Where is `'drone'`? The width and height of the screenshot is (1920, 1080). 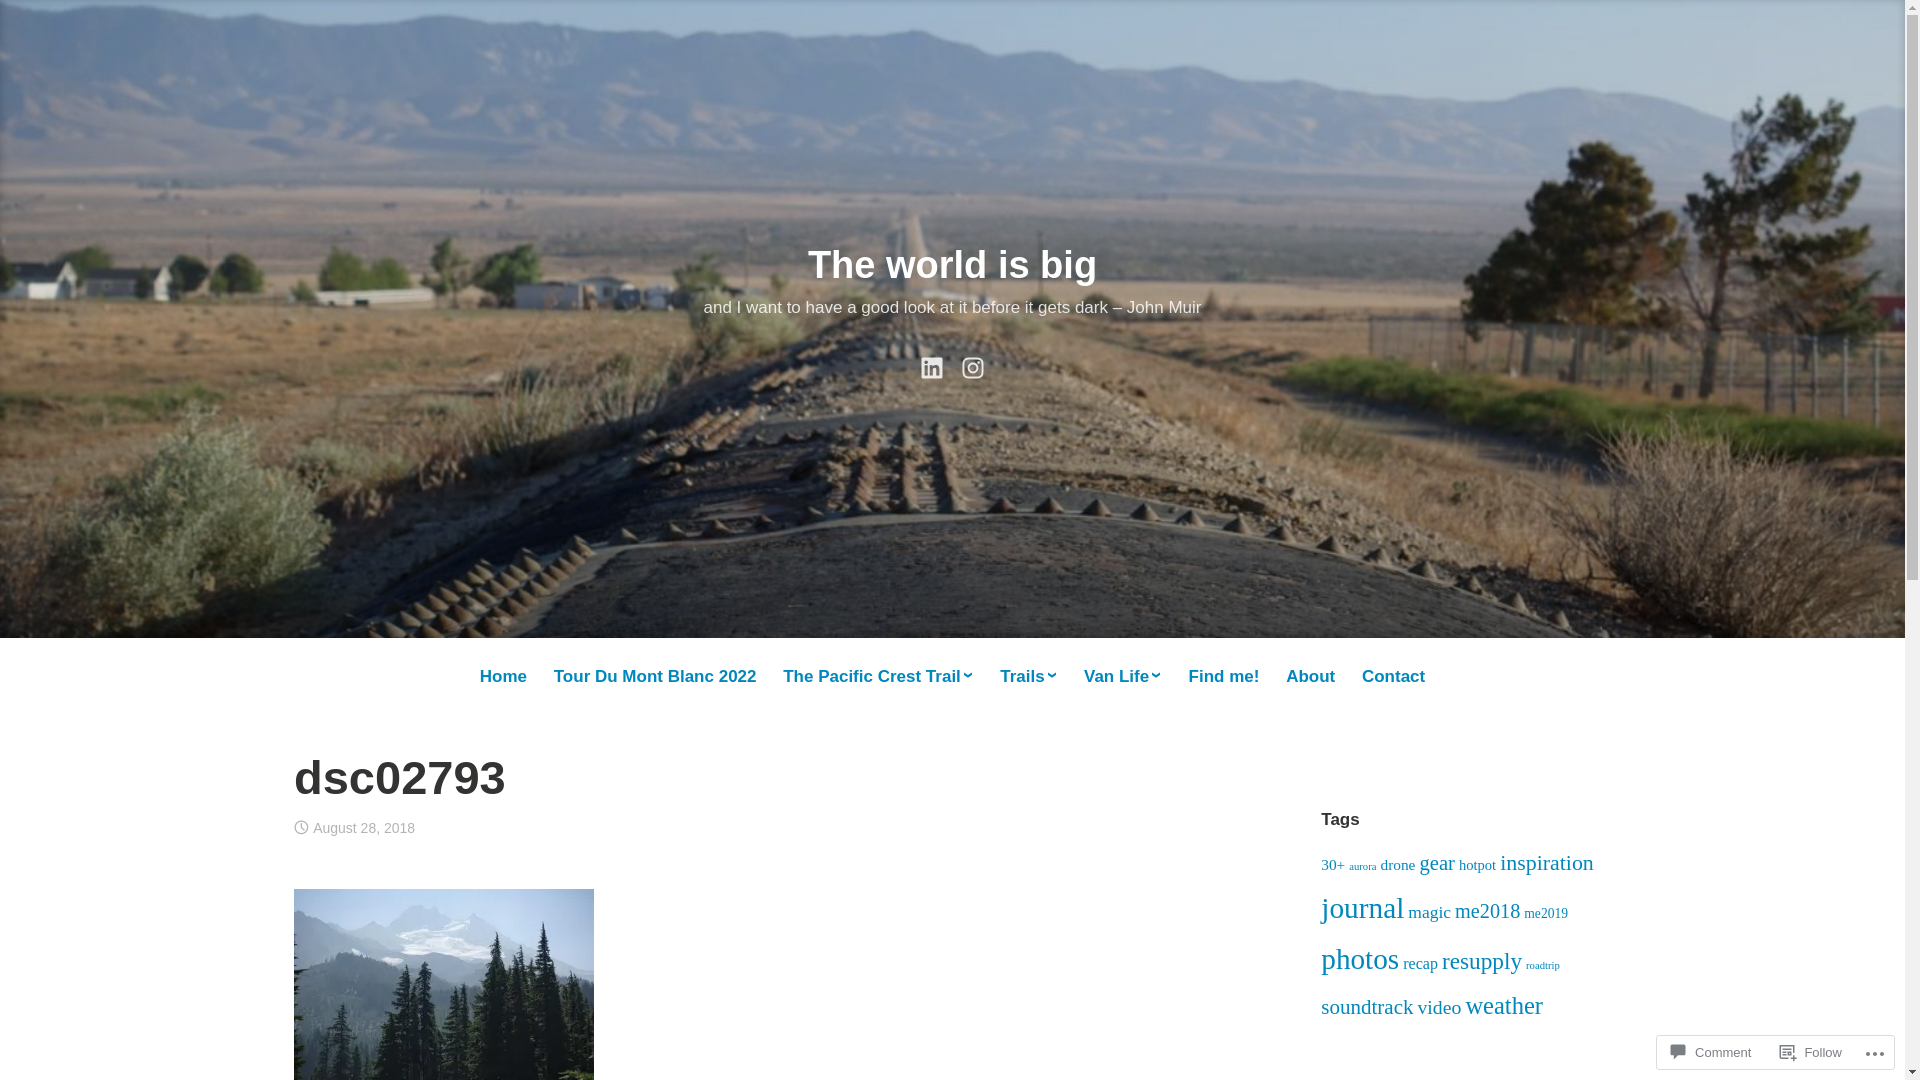
'drone' is located at coordinates (1396, 863).